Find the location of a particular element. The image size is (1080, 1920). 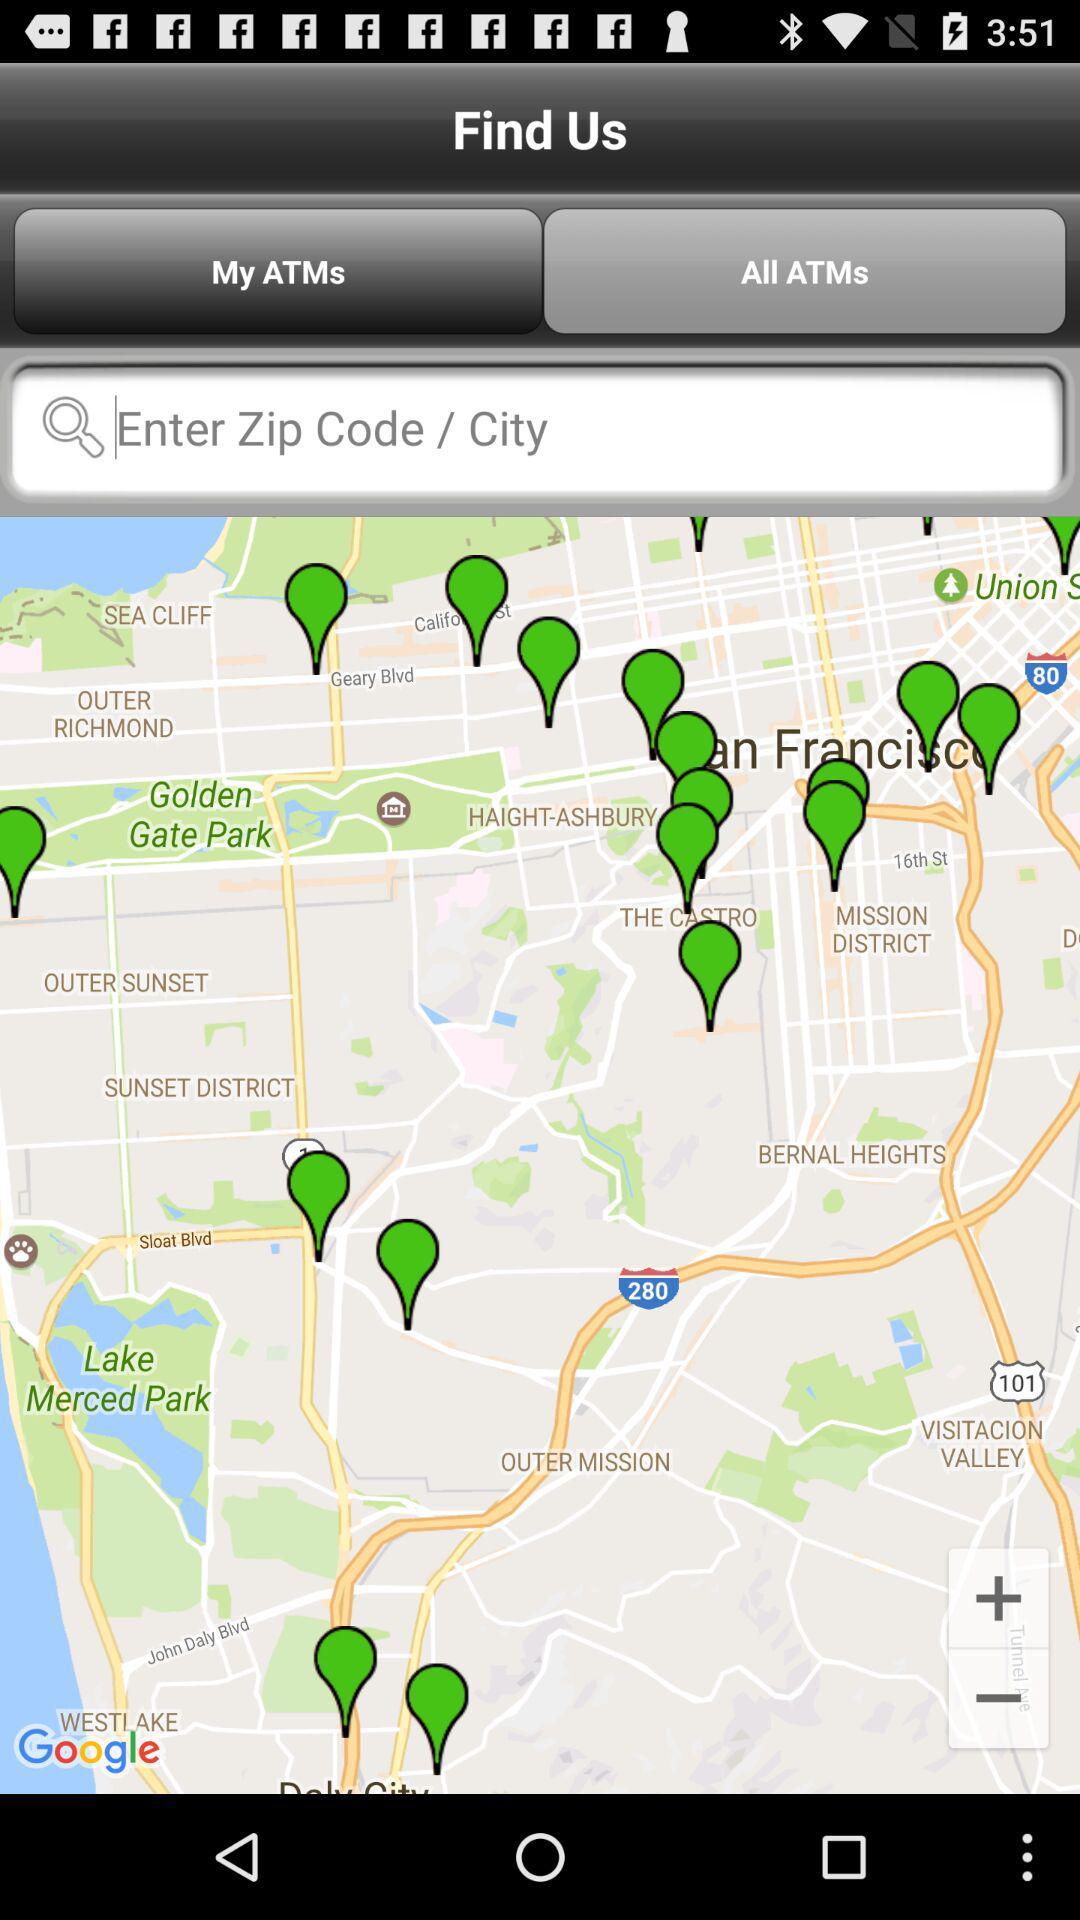

the add icon is located at coordinates (998, 1707).